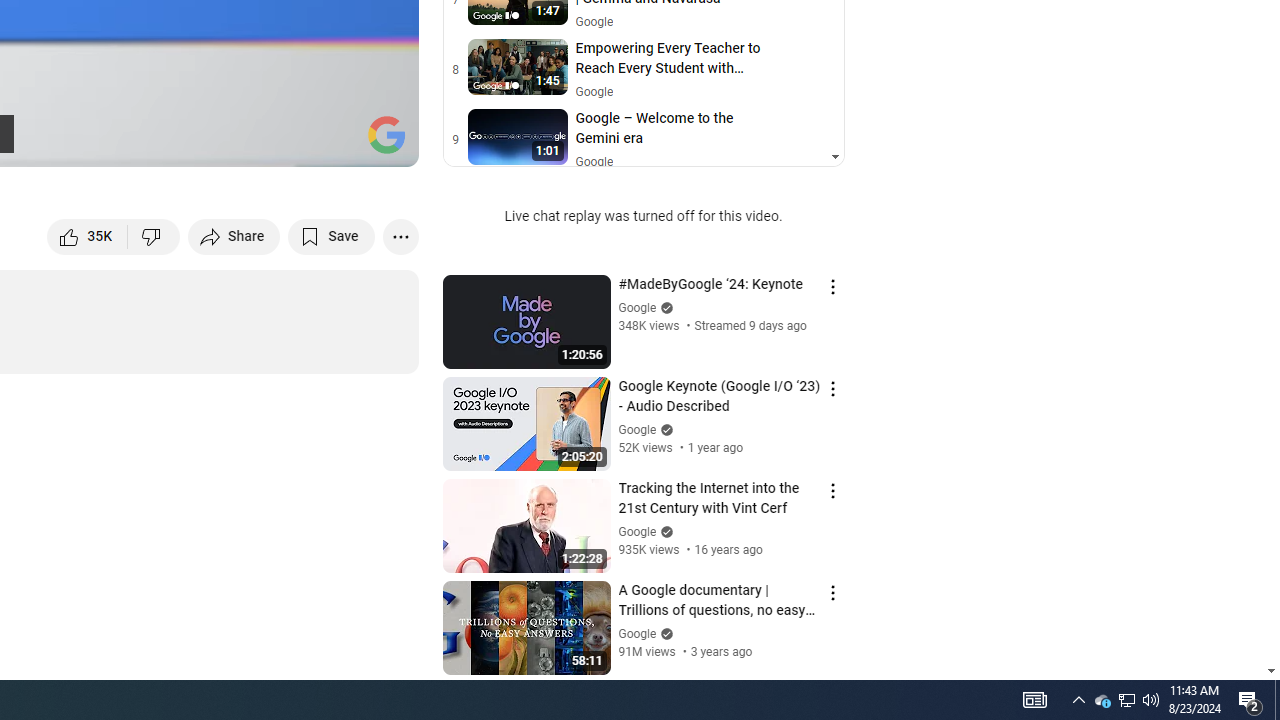 Image resolution: width=1280 pixels, height=720 pixels. Describe the element at coordinates (285, 141) in the screenshot. I see `'Miniplayer (i)'` at that location.